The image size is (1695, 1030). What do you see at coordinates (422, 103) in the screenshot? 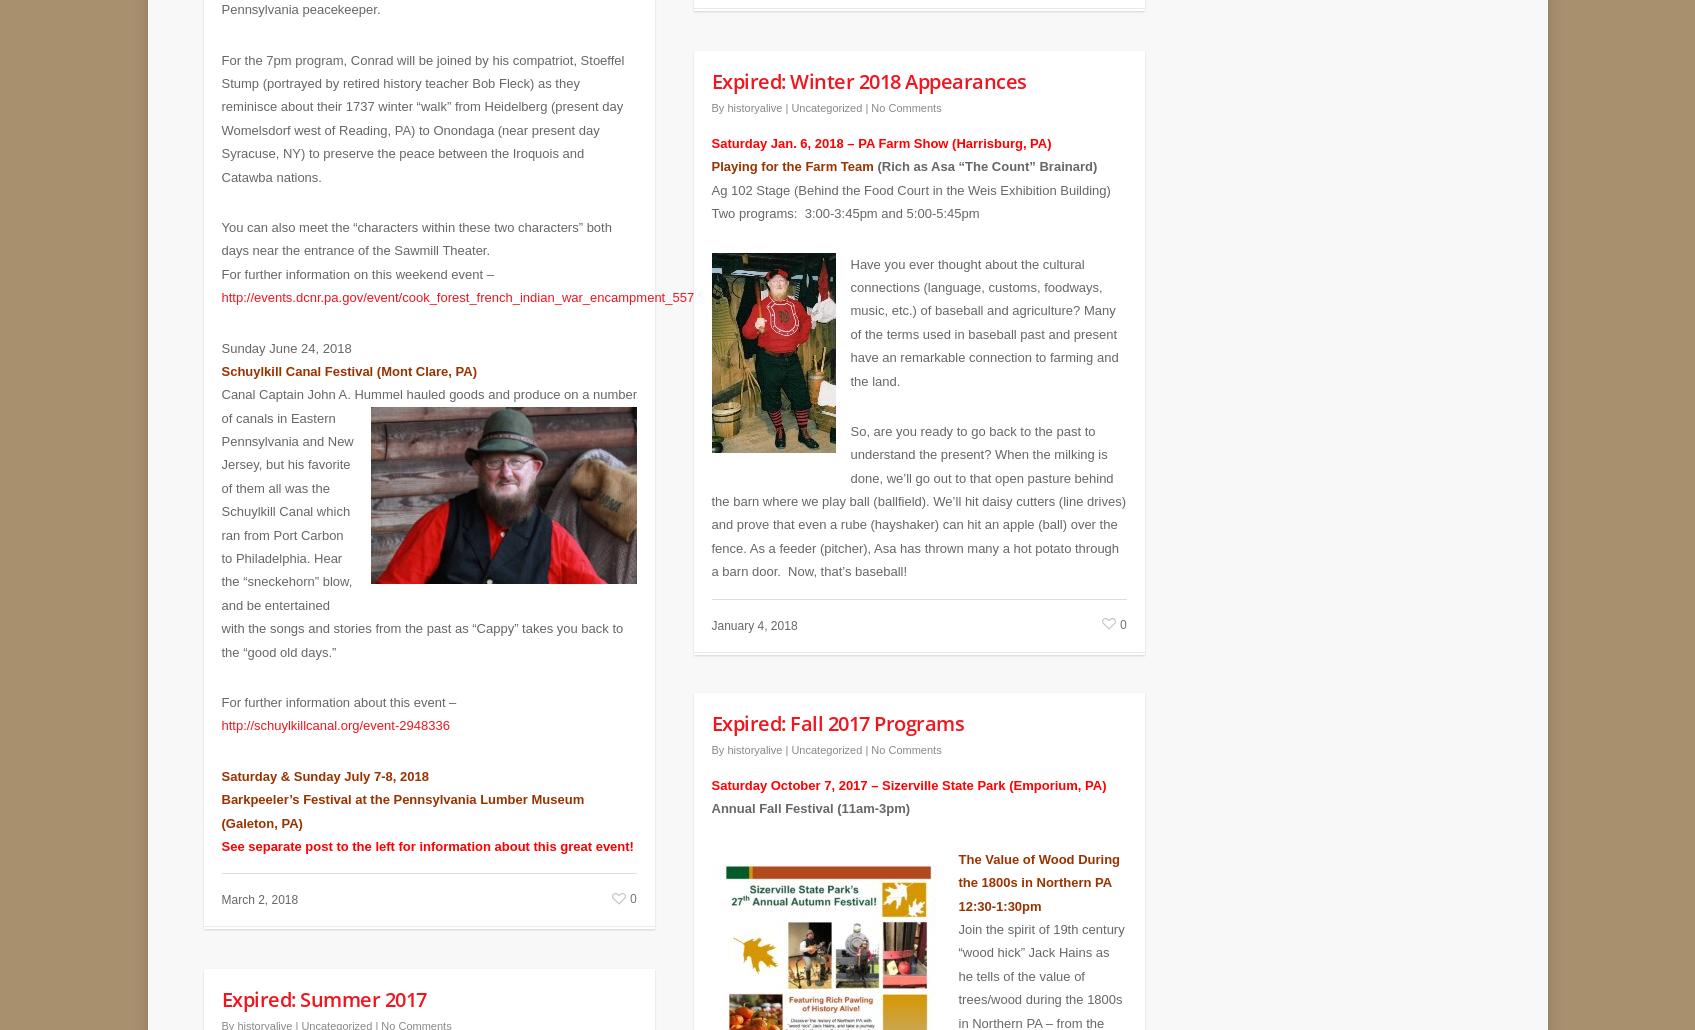
I see `'For the 7pm program, Conrad will be joined by his compatriot, Stoeffel Stump (portrayed by retired history teacher Bob Fleck) as they reminisce about their 1737 winter “walk” from Heidelberg (present day Womelsdorf west of Reading, PA) to Onondaga (near present day Syracuse, NY) to preserve the peace between the Iroquois and Catawba nations.'` at bounding box center [422, 103].